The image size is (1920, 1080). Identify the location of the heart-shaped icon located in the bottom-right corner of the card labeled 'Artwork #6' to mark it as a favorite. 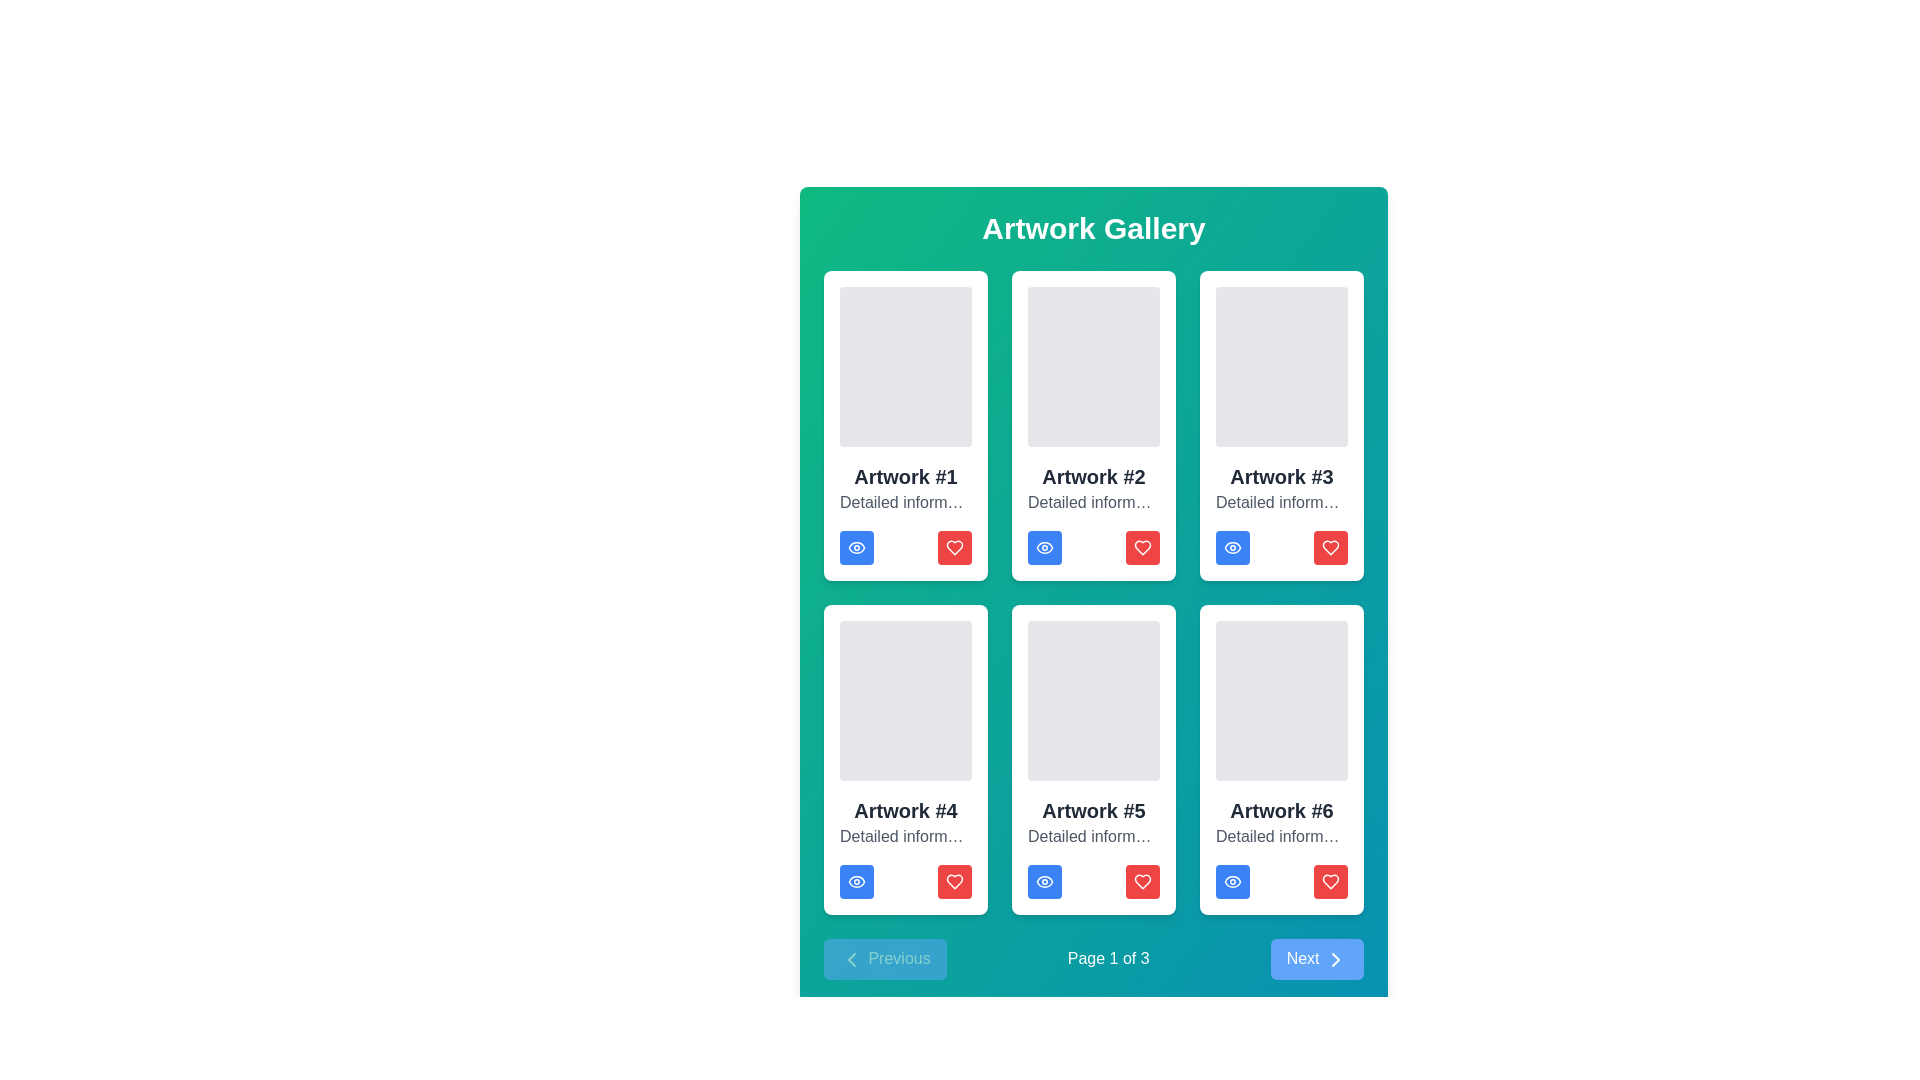
(1330, 881).